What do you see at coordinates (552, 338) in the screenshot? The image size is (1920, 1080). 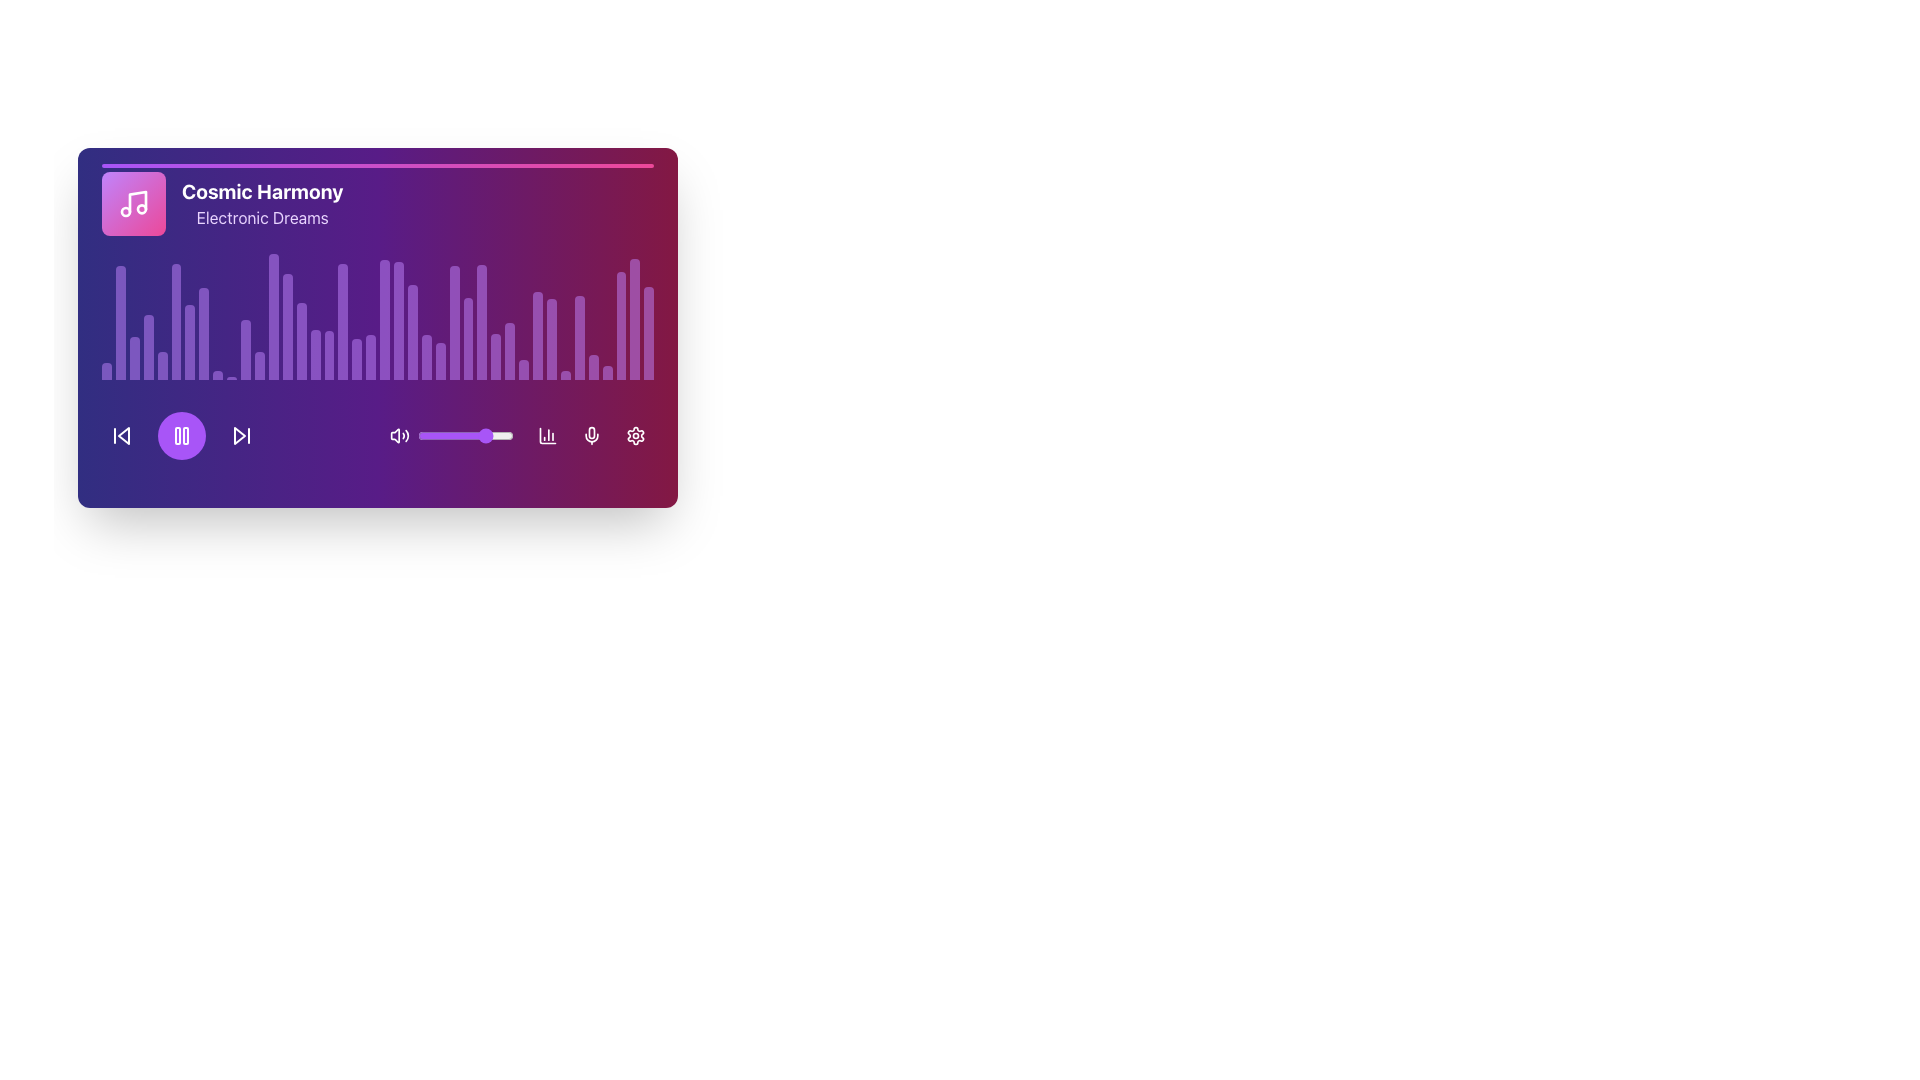 I see `the 36th vertical bar in the audio visualization display, which has a semi-transparent purple shade and rounded top edges` at bounding box center [552, 338].